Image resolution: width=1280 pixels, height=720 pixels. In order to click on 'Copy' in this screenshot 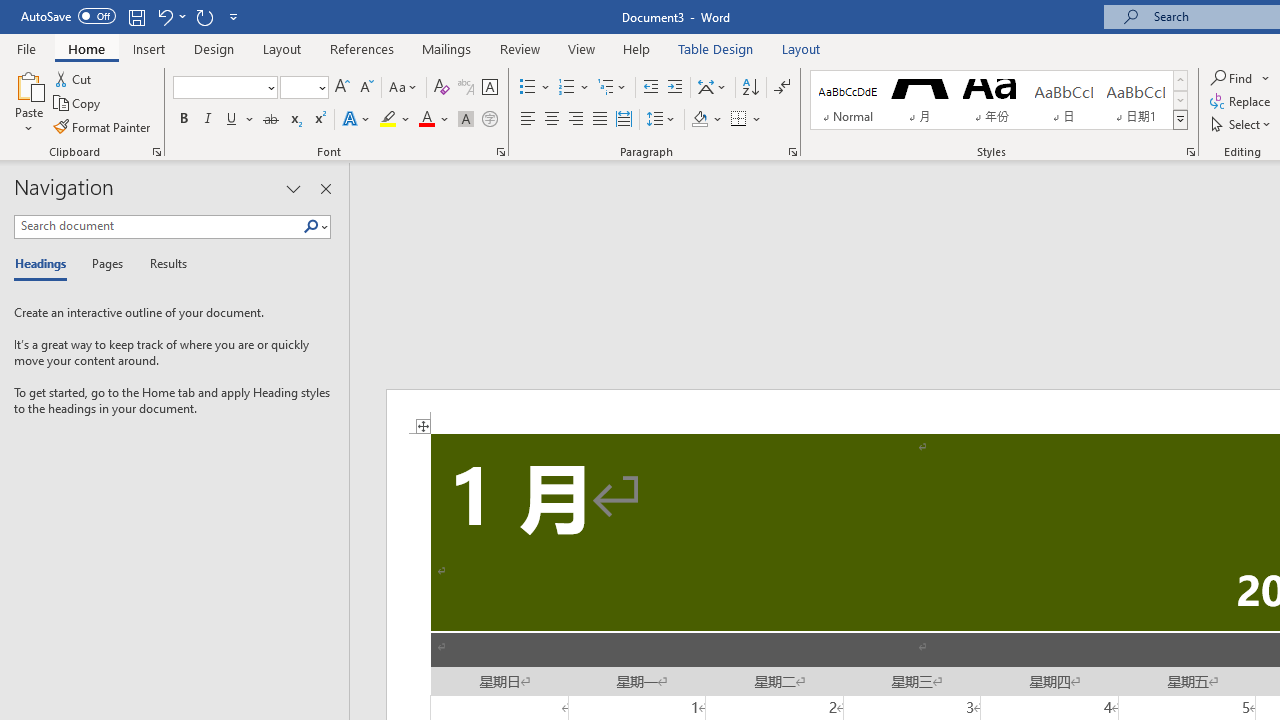, I will do `click(78, 103)`.